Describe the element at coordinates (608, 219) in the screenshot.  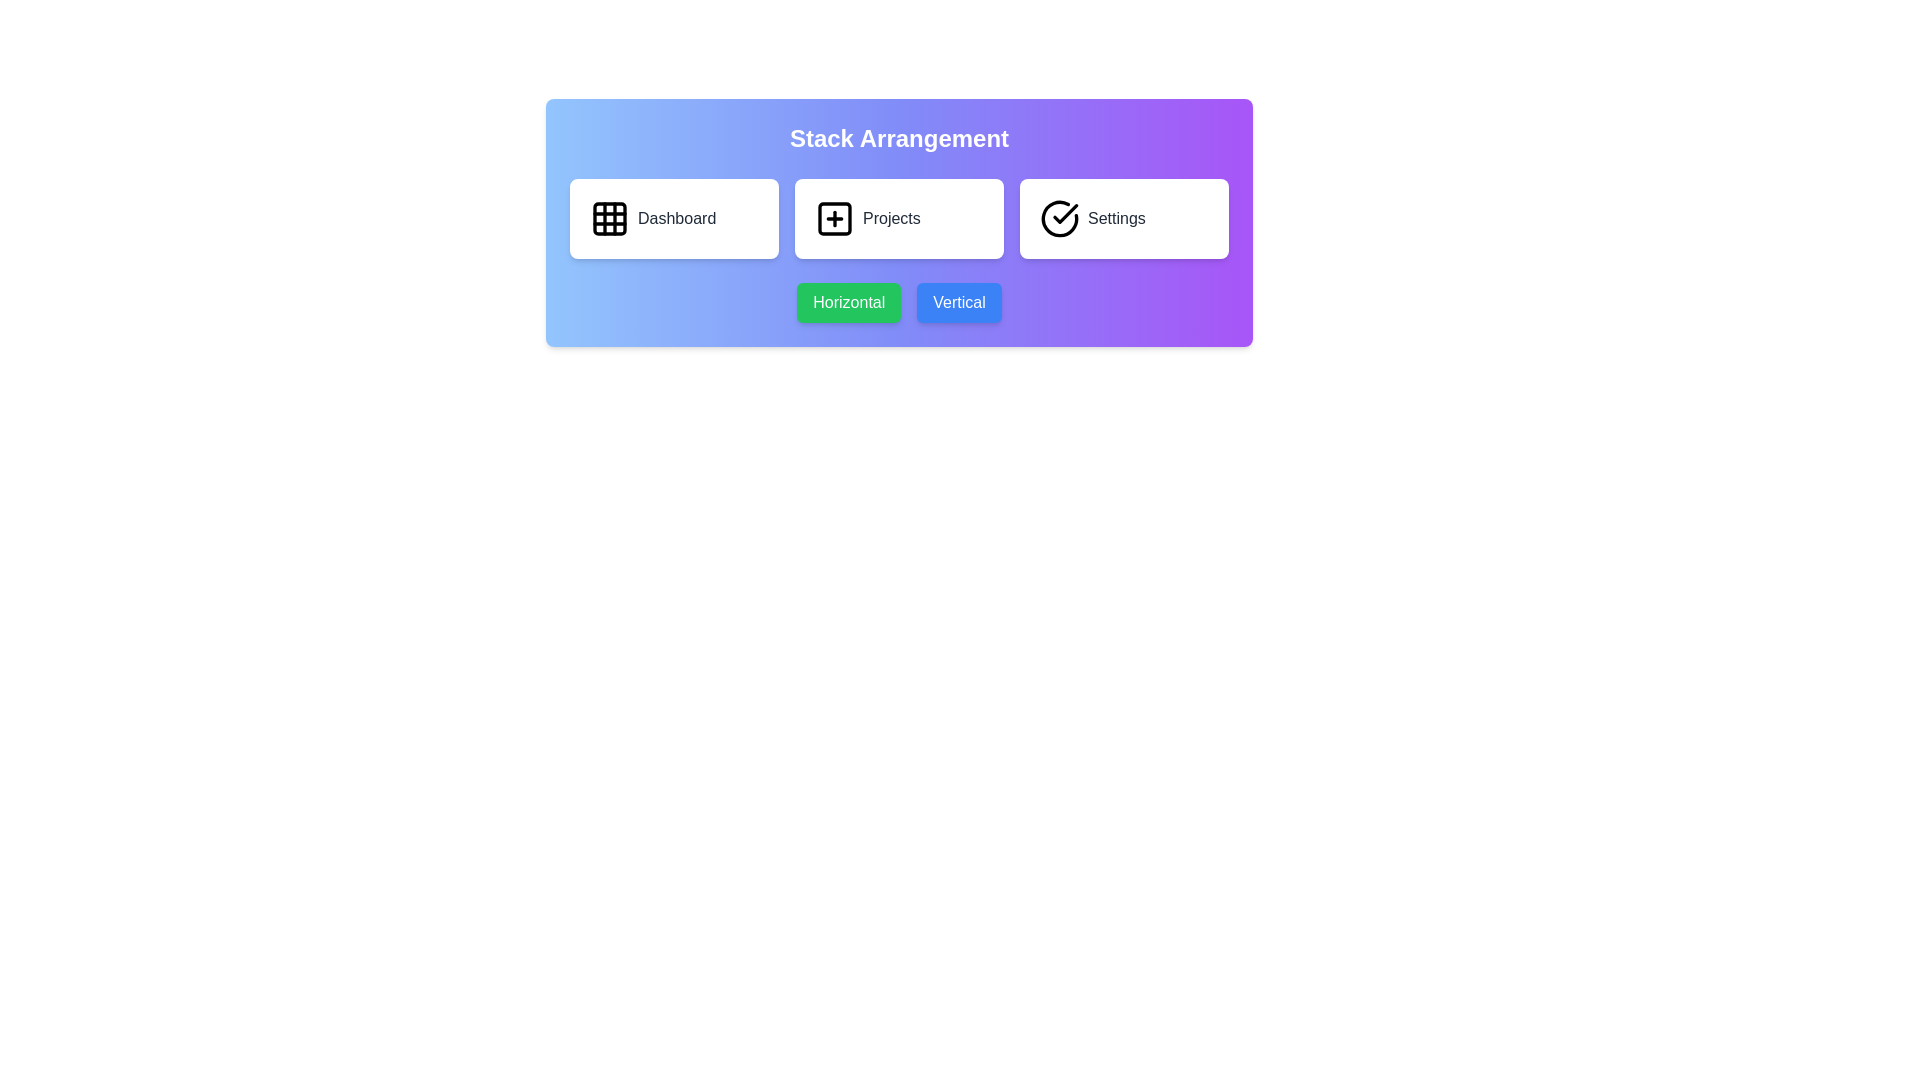
I see `the 'Dashboard' icon located at the leftmost position in the top row` at that location.